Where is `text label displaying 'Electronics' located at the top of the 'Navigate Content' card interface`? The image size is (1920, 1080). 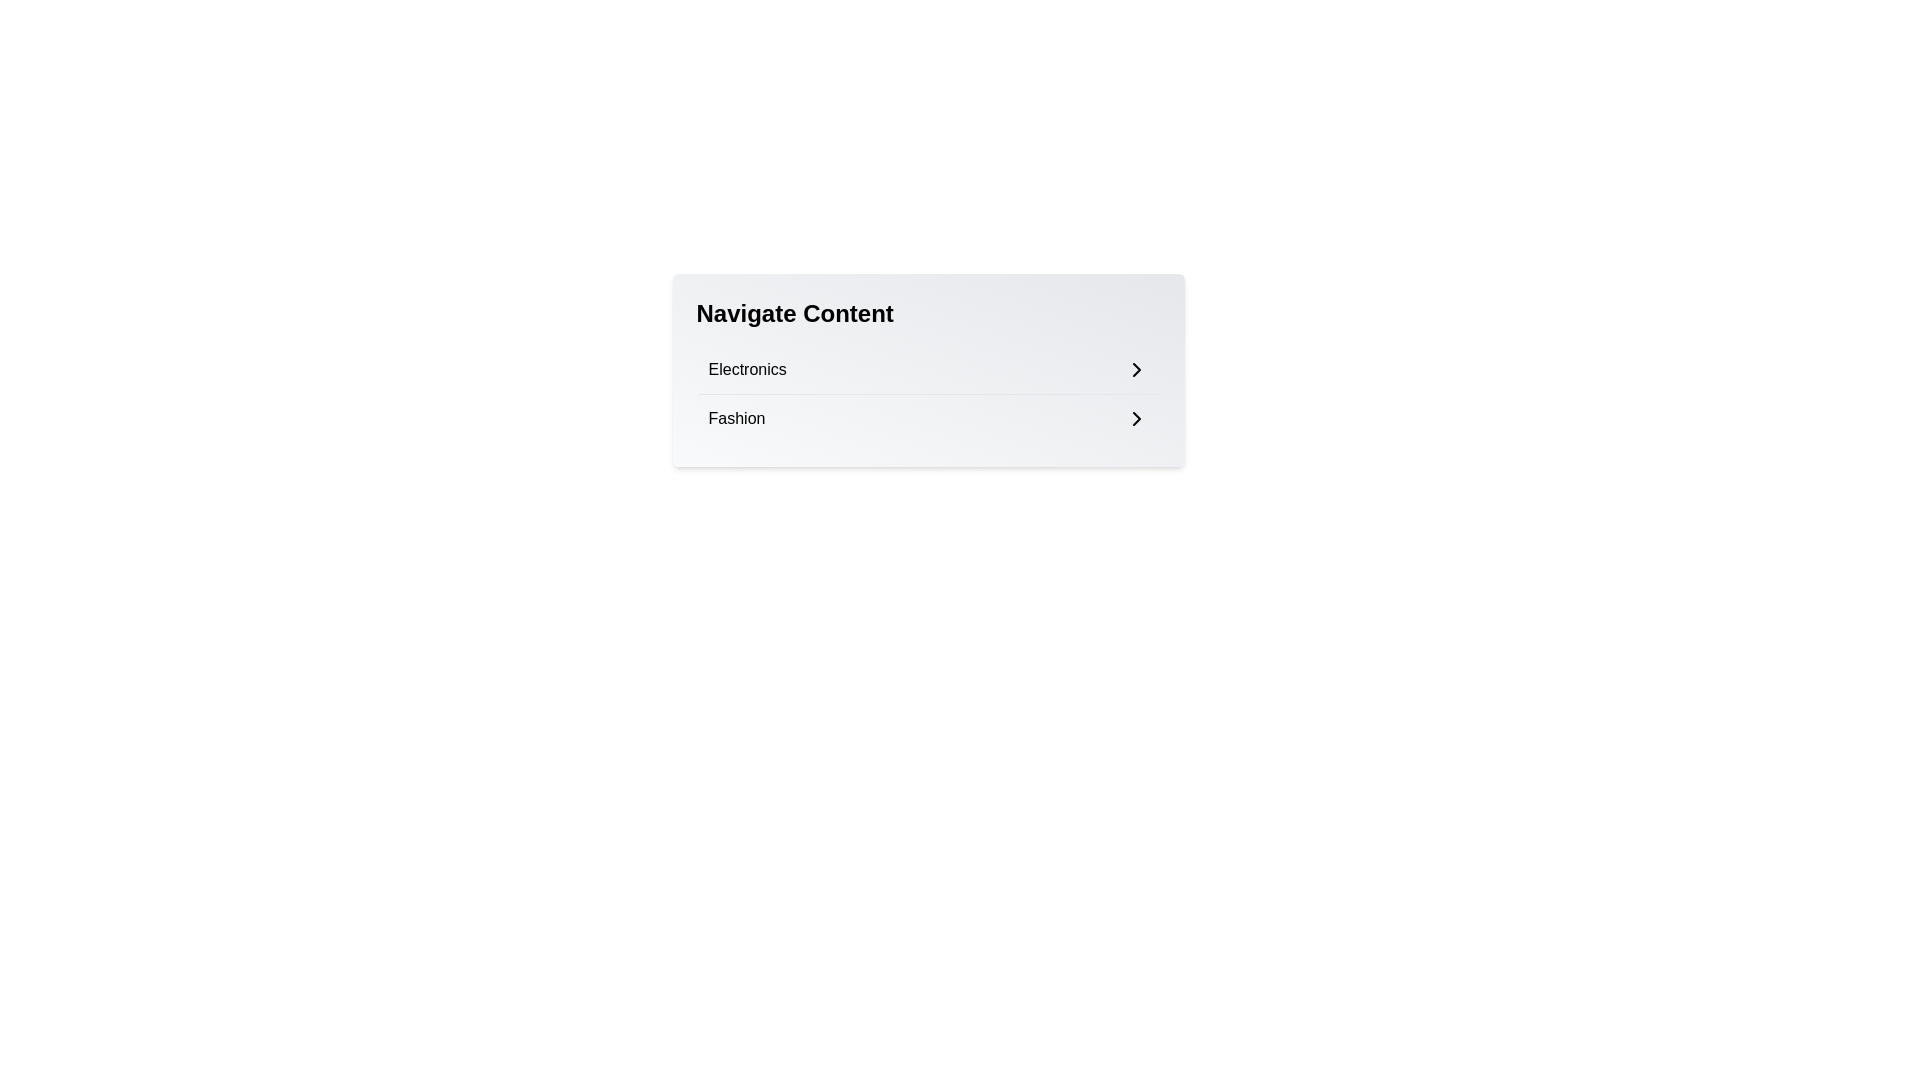 text label displaying 'Electronics' located at the top of the 'Navigate Content' card interface is located at coordinates (746, 370).